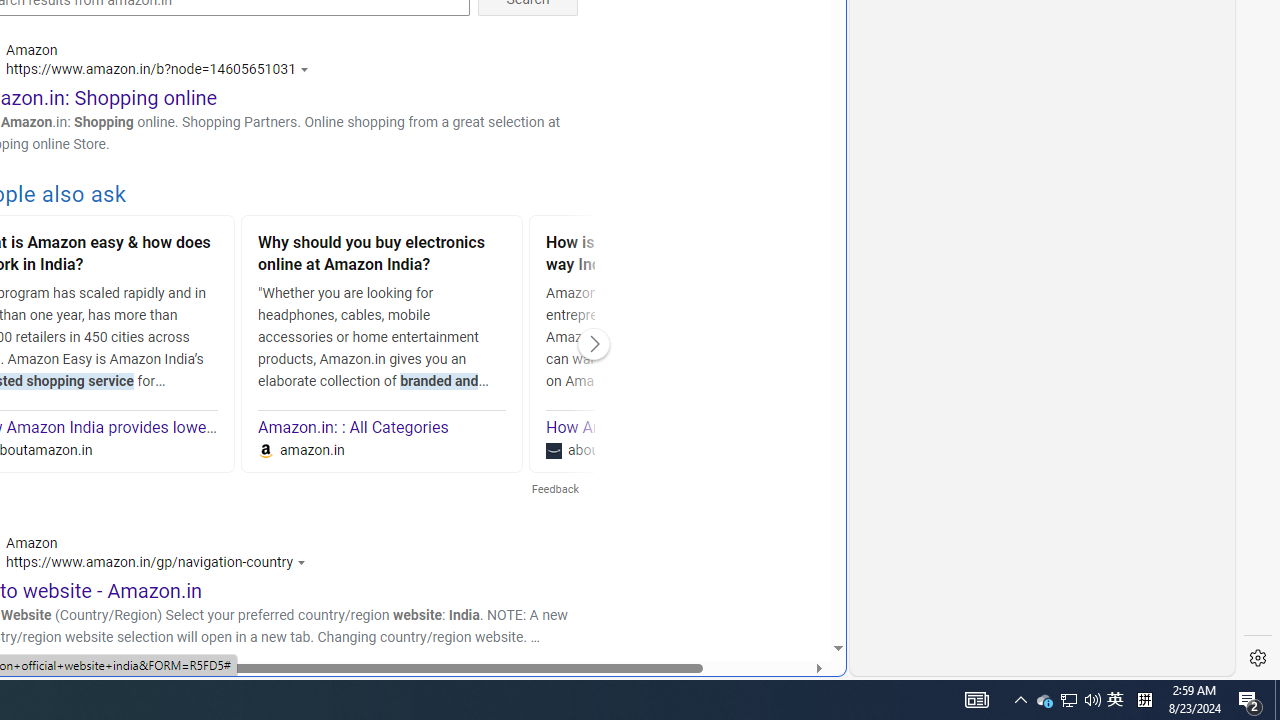 The width and height of the screenshot is (1280, 720). What do you see at coordinates (353, 427) in the screenshot?
I see `'Amazon.in: : All Categories'` at bounding box center [353, 427].